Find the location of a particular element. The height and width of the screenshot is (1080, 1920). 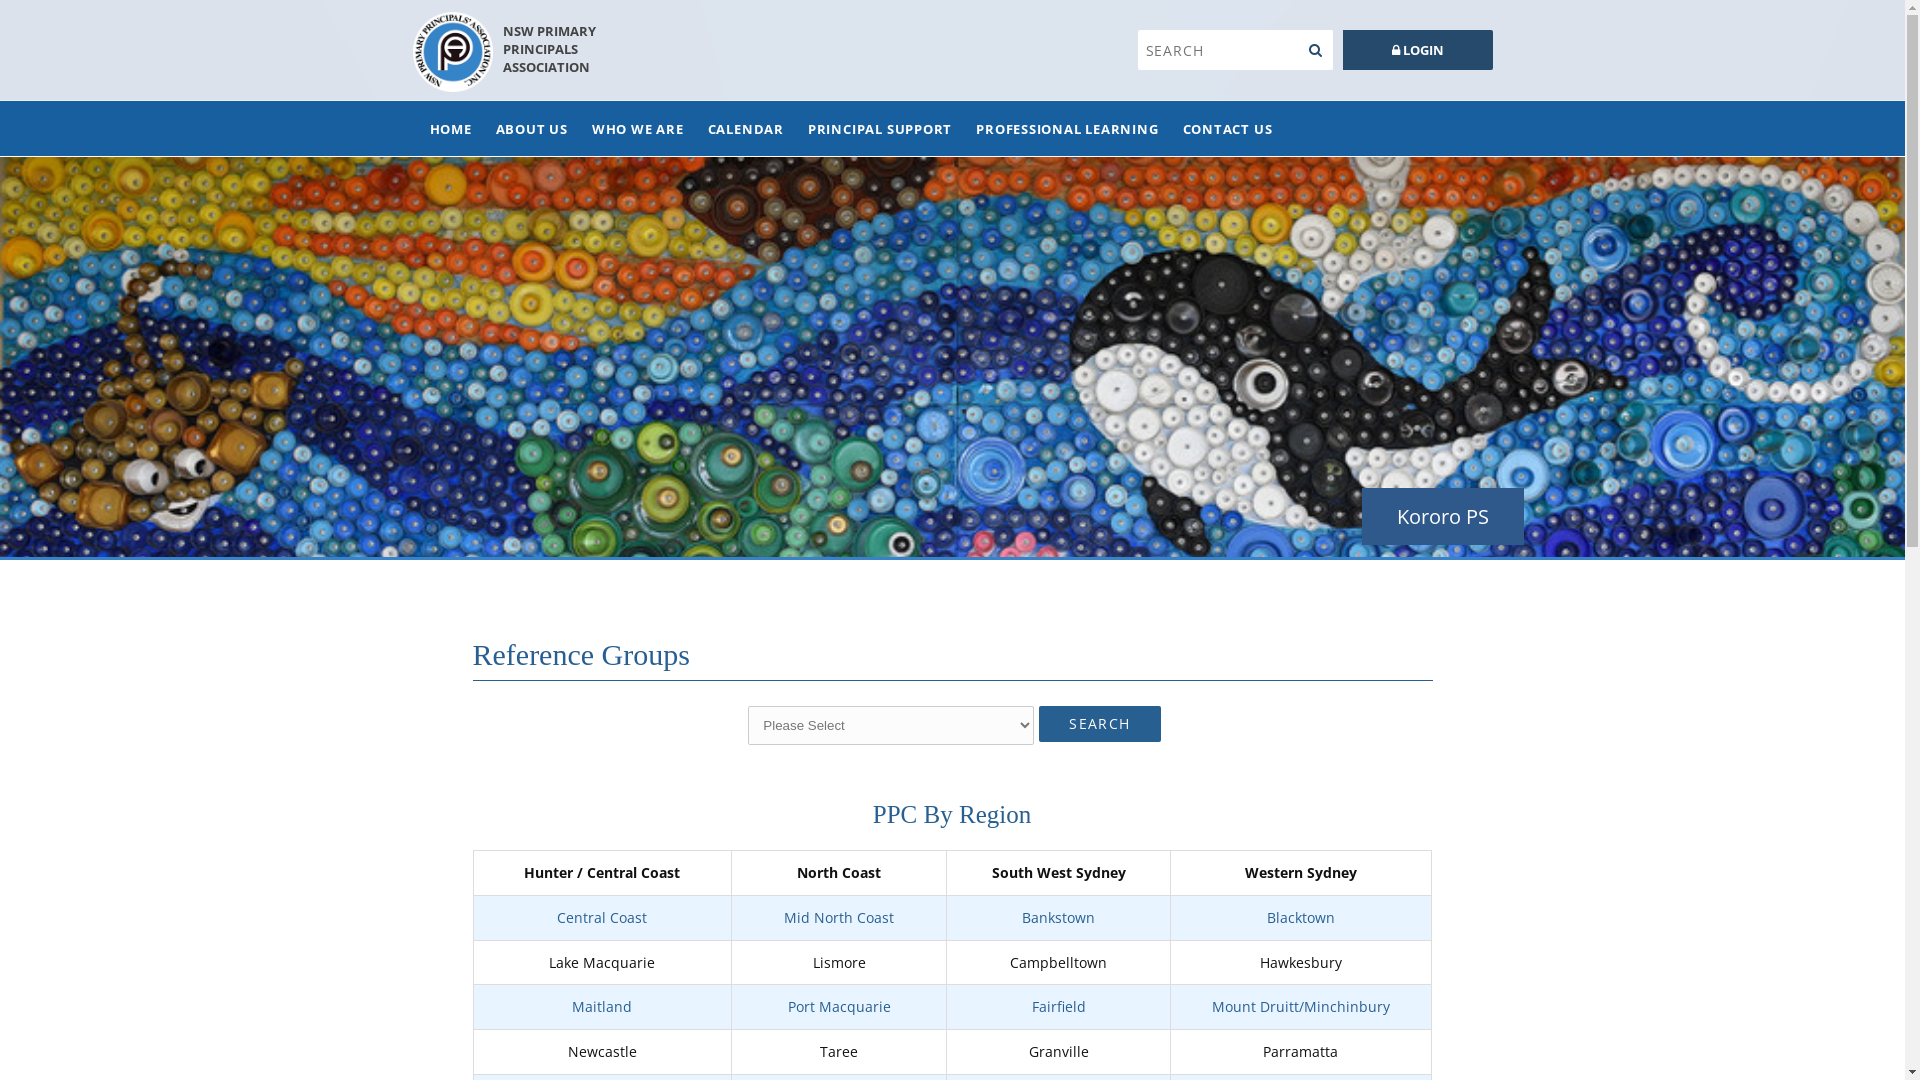

'HOME' is located at coordinates (449, 128).